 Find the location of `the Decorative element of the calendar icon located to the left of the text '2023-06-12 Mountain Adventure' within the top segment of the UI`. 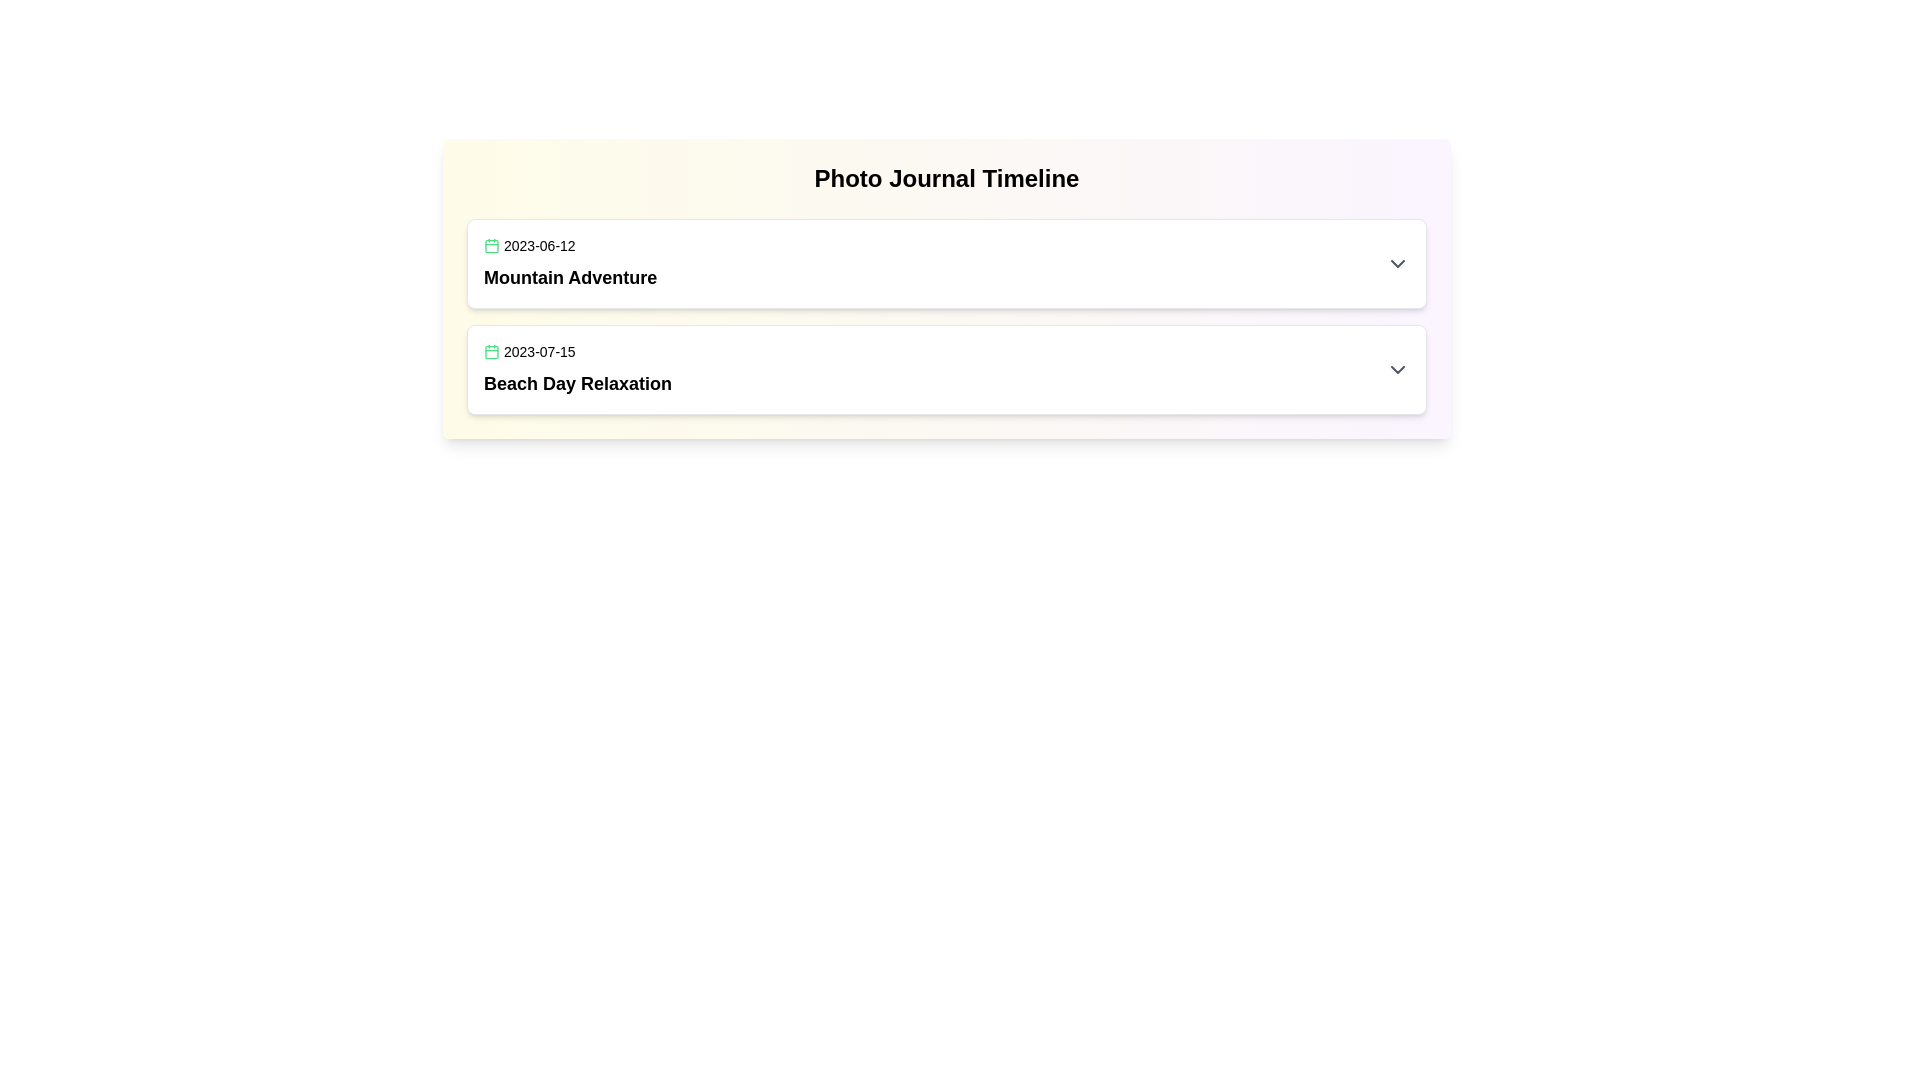

the Decorative element of the calendar icon located to the left of the text '2023-06-12 Mountain Adventure' within the top segment of the UI is located at coordinates (491, 245).